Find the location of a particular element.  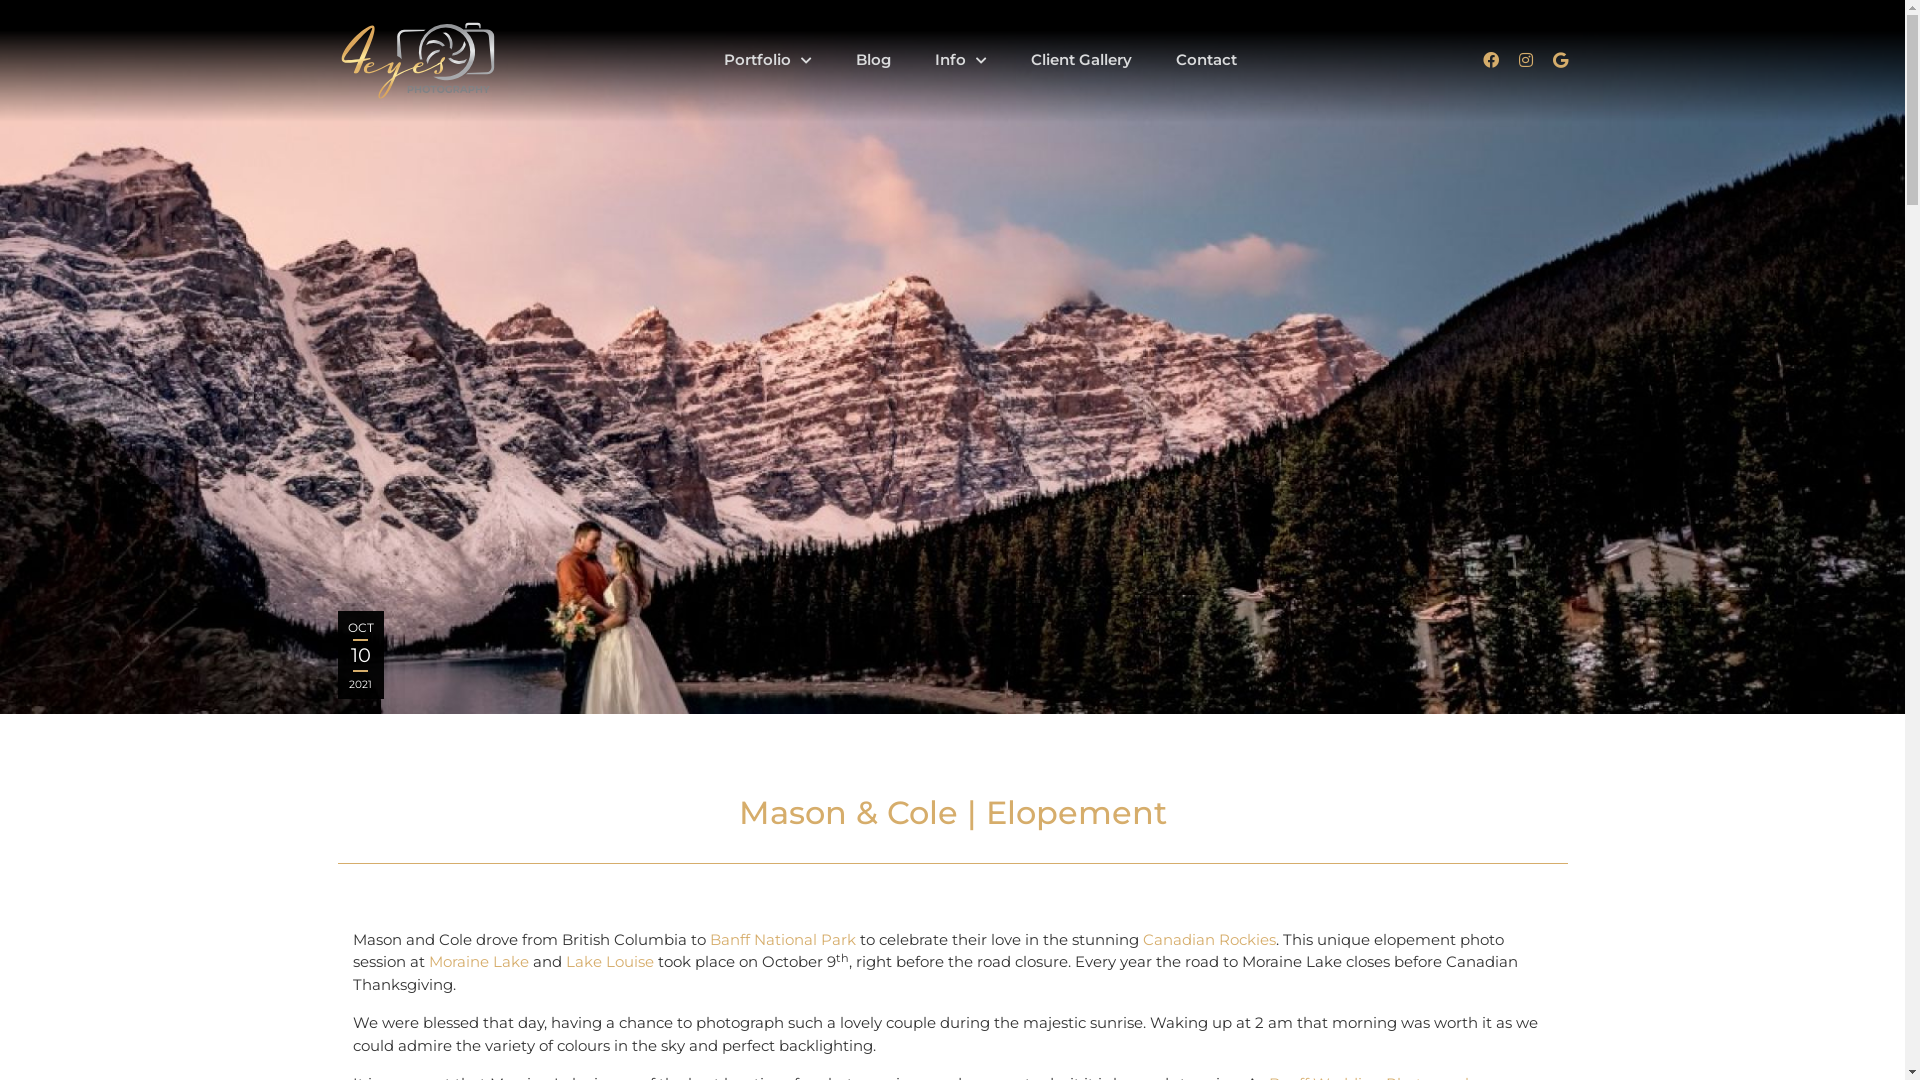

'Contact' is located at coordinates (1156, 58).